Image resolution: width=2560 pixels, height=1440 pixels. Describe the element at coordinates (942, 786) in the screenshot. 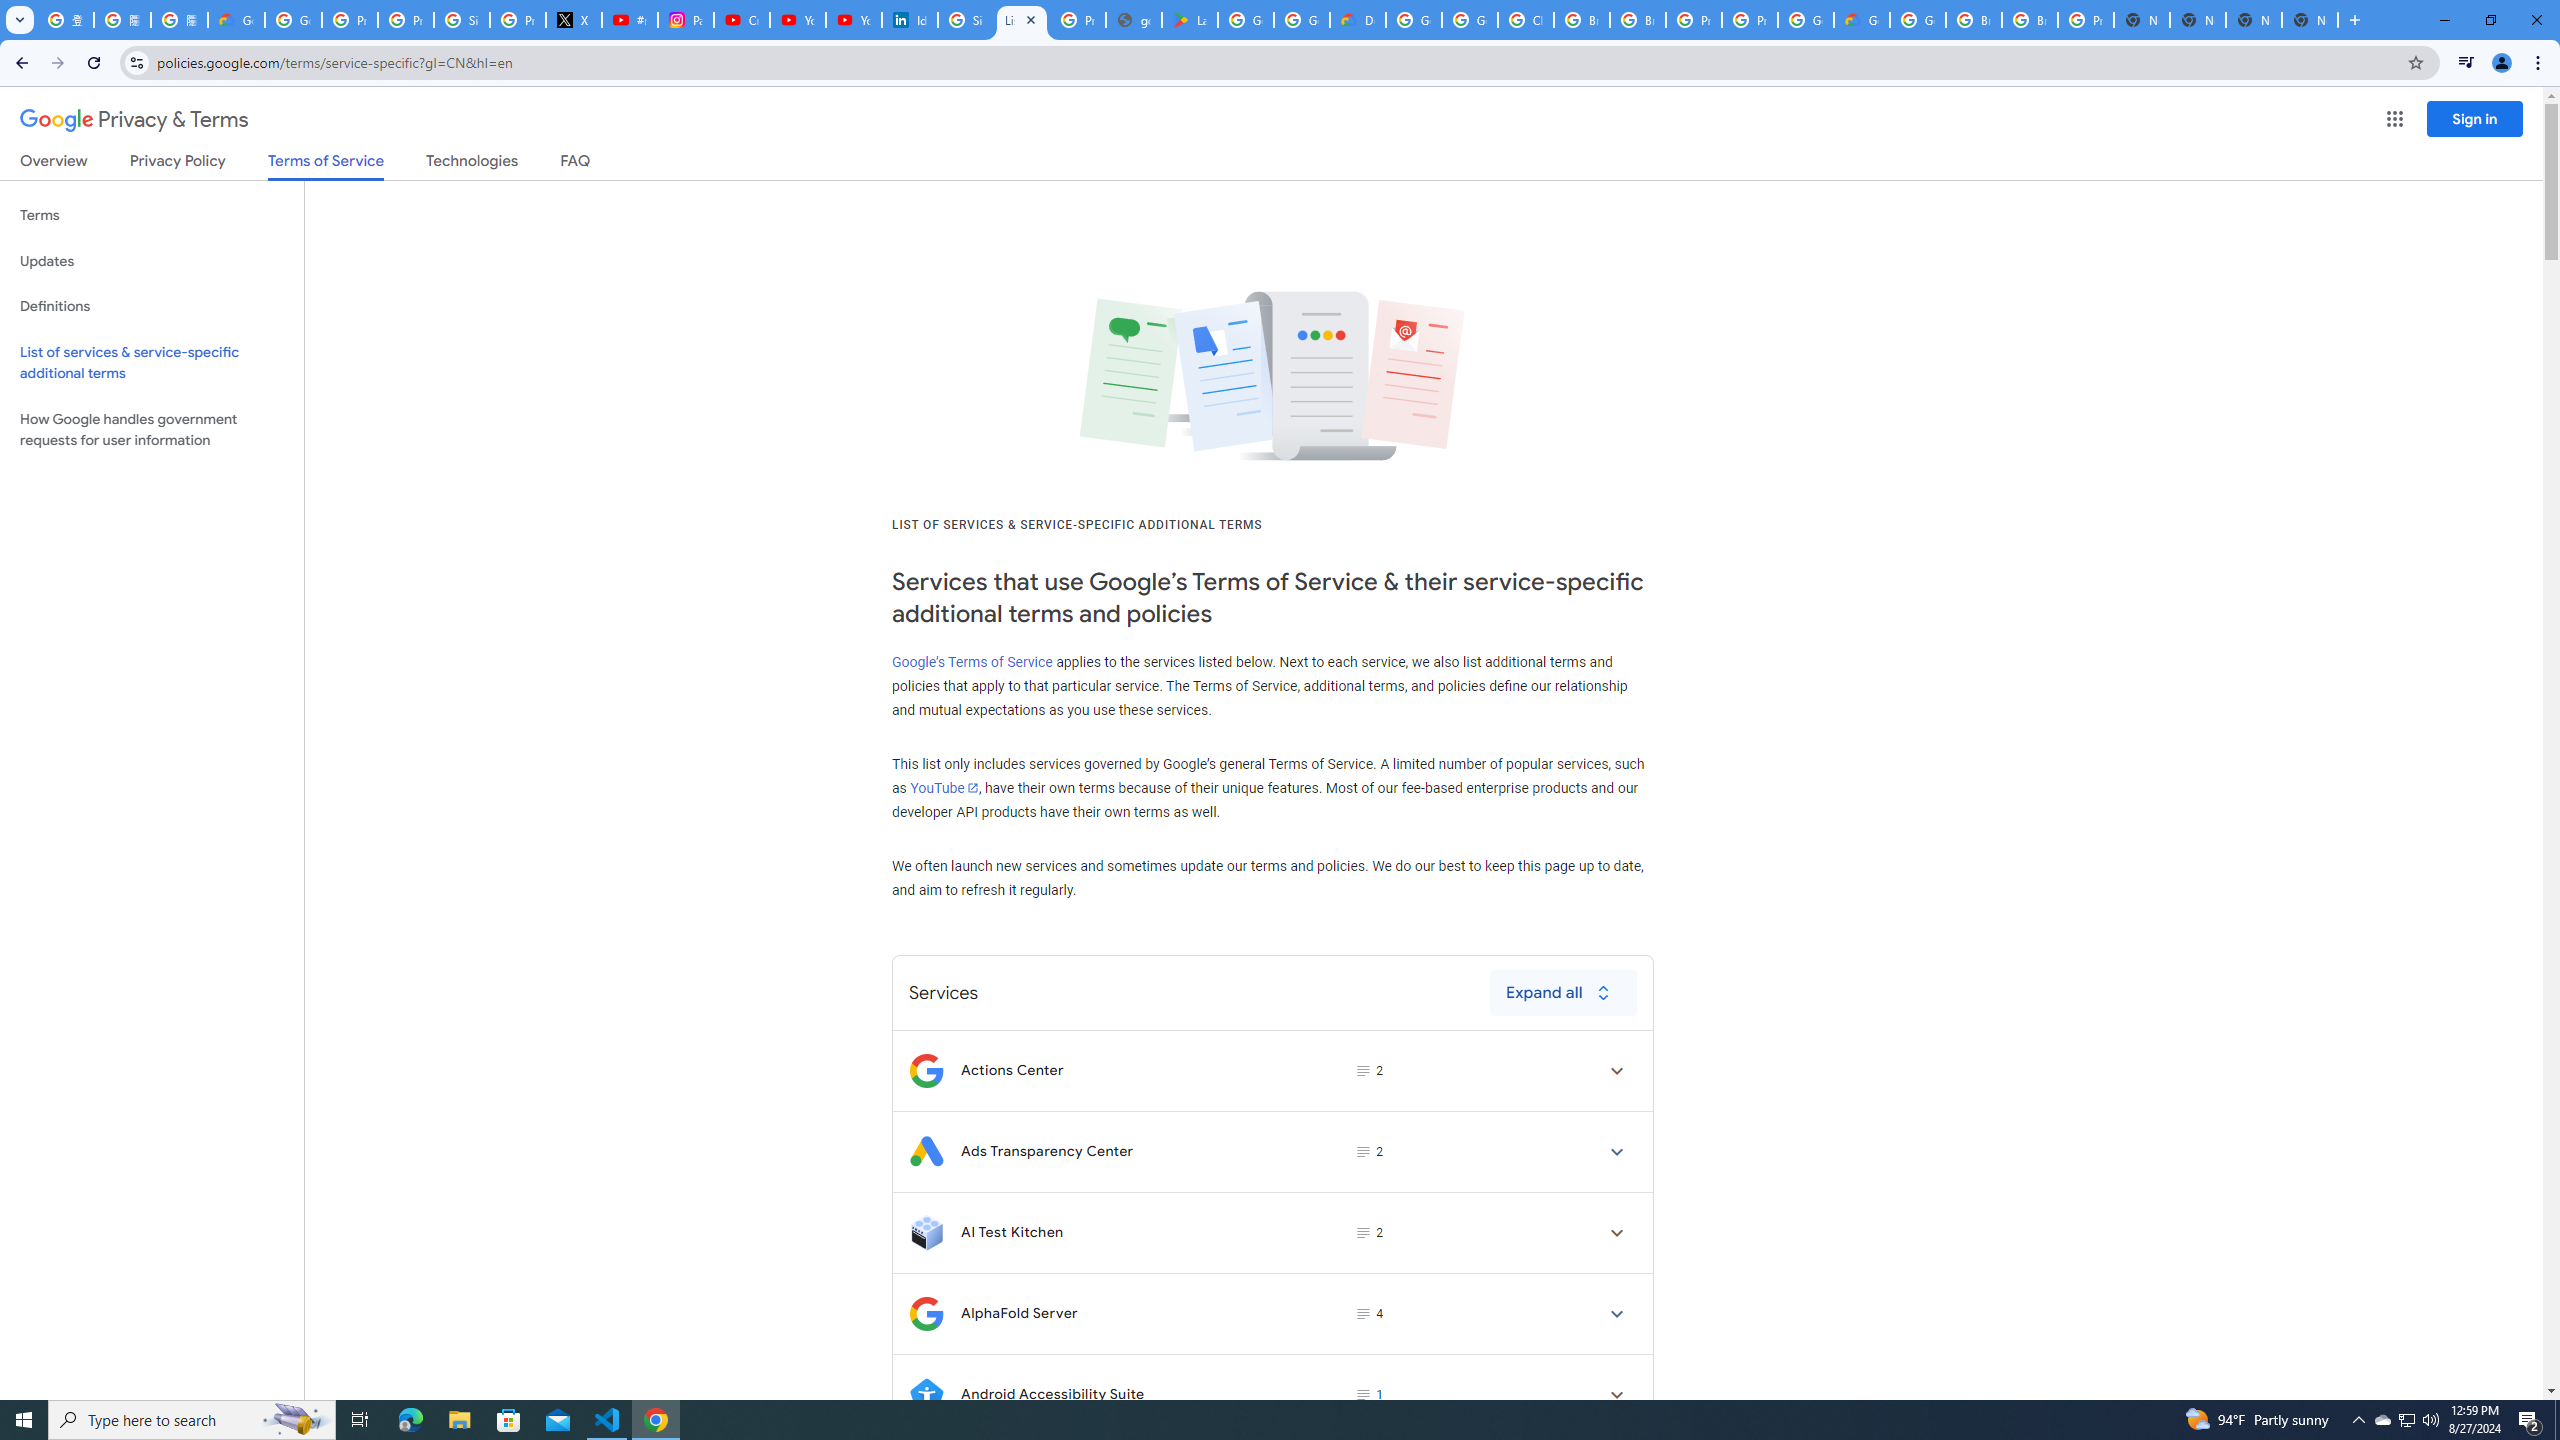

I see `'YouTube'` at that location.